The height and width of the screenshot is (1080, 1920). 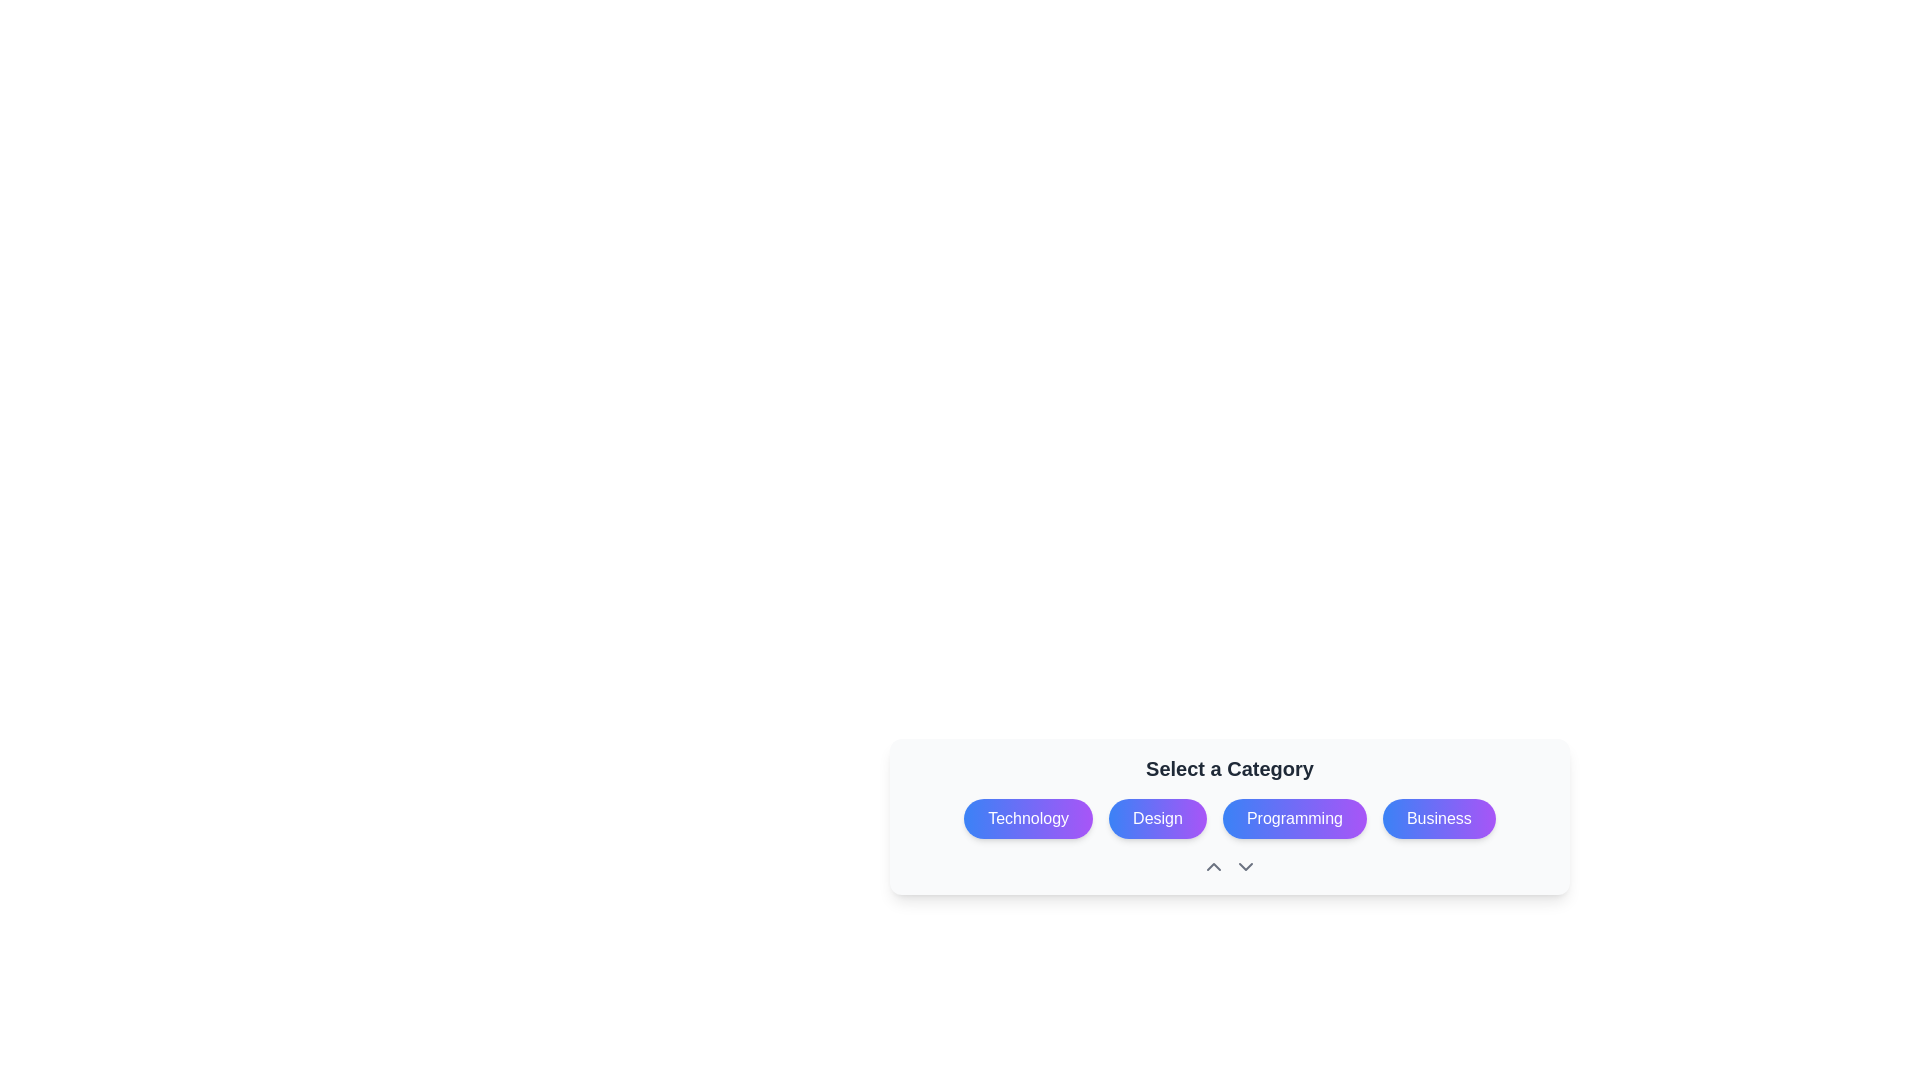 What do you see at coordinates (1213, 866) in the screenshot?
I see `the chevron-up icon, which is a gray upward-pointing triangular button-like SVG element located to the left of a downward chevron icon` at bounding box center [1213, 866].